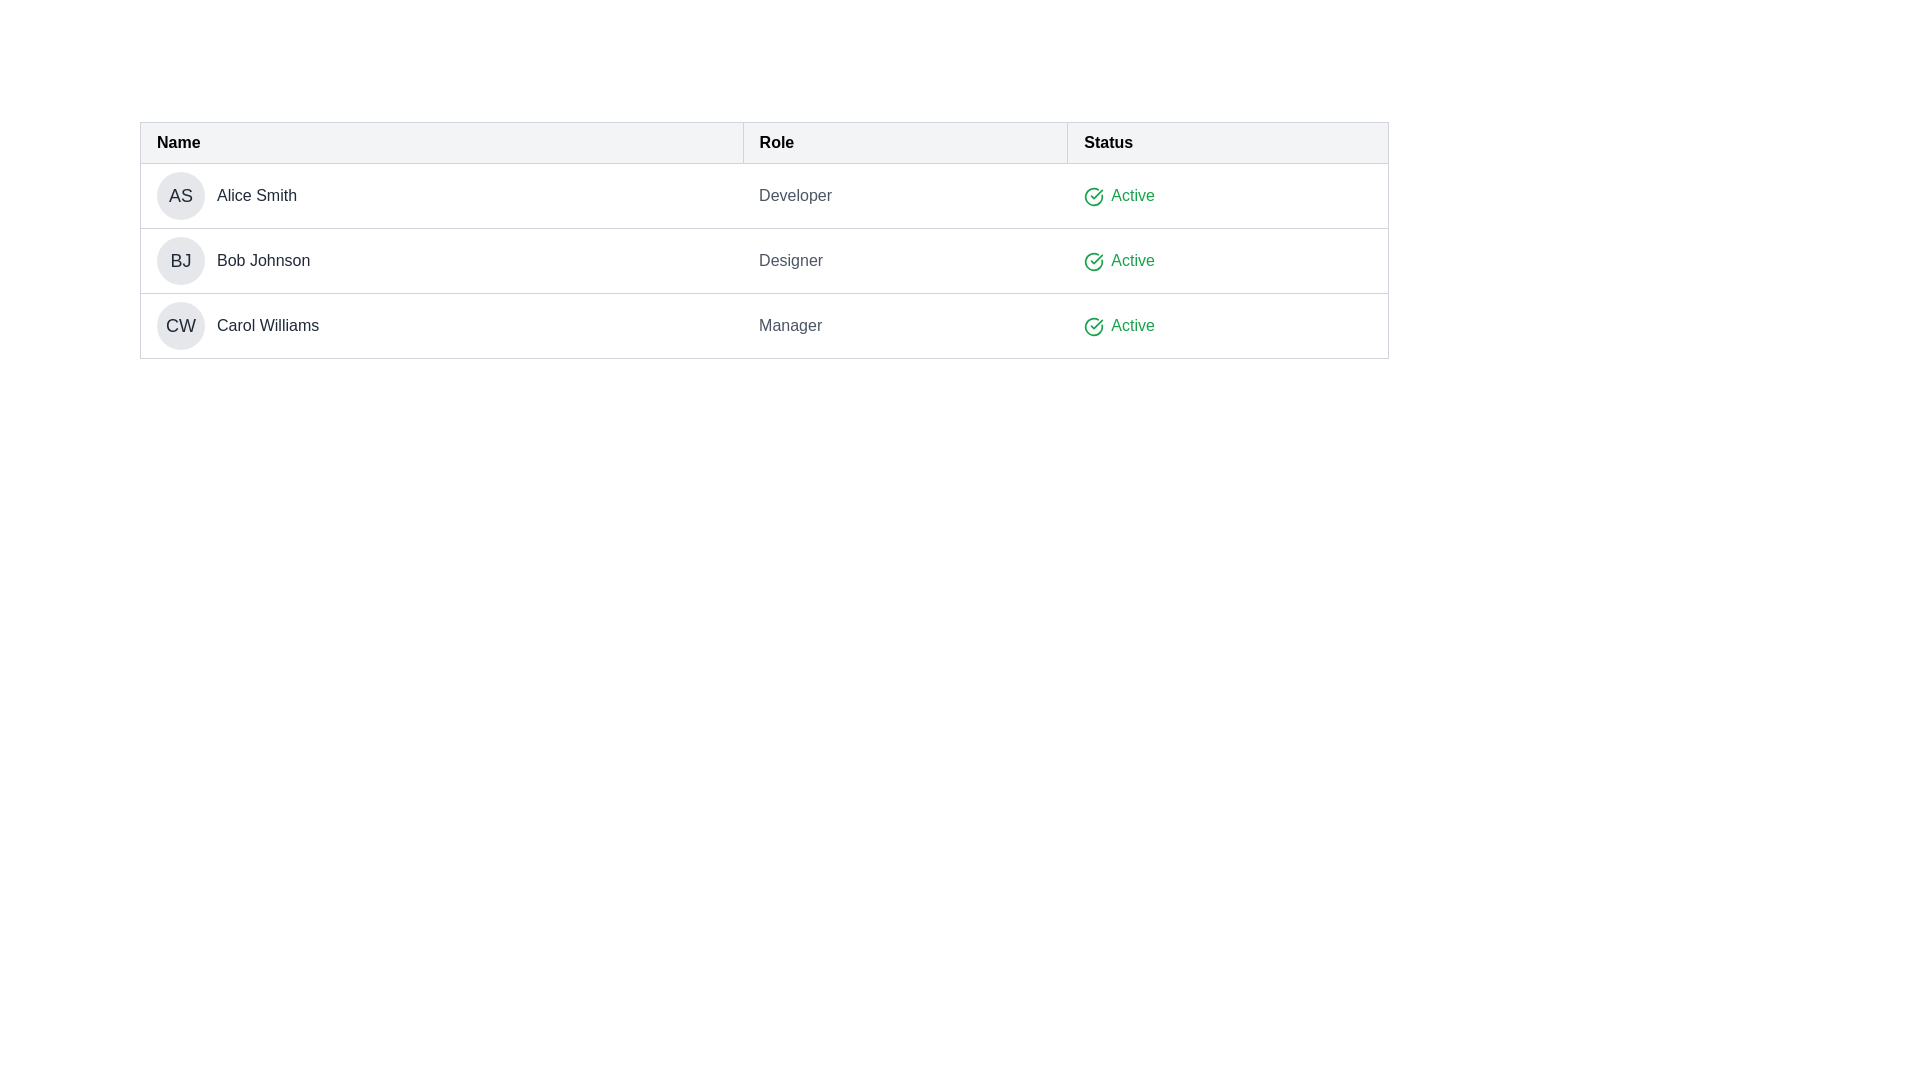  Describe the element at coordinates (763, 260) in the screenshot. I see `the table row displaying information for user Bob Johnson, which includes their initials, name, role as Designer, and status as Active` at that location.